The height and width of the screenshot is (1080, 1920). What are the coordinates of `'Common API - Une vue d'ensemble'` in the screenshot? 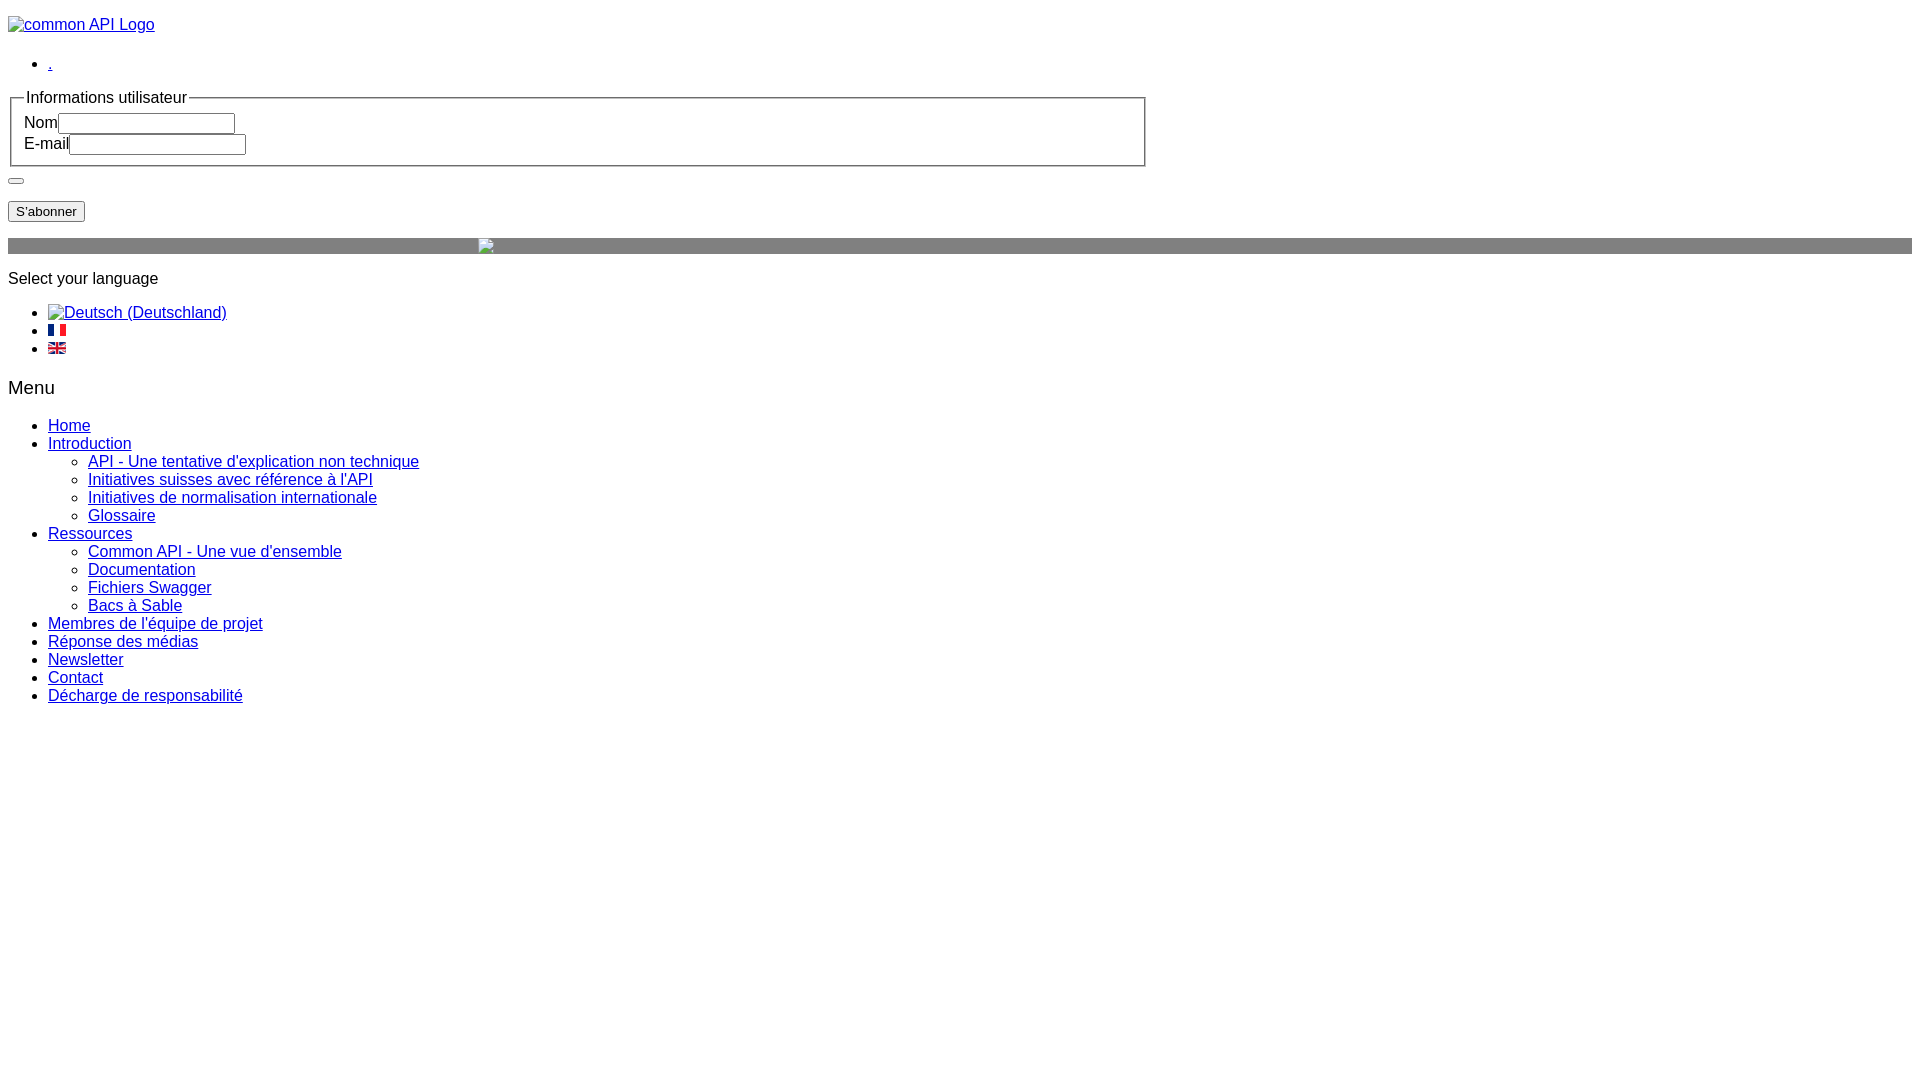 It's located at (215, 551).